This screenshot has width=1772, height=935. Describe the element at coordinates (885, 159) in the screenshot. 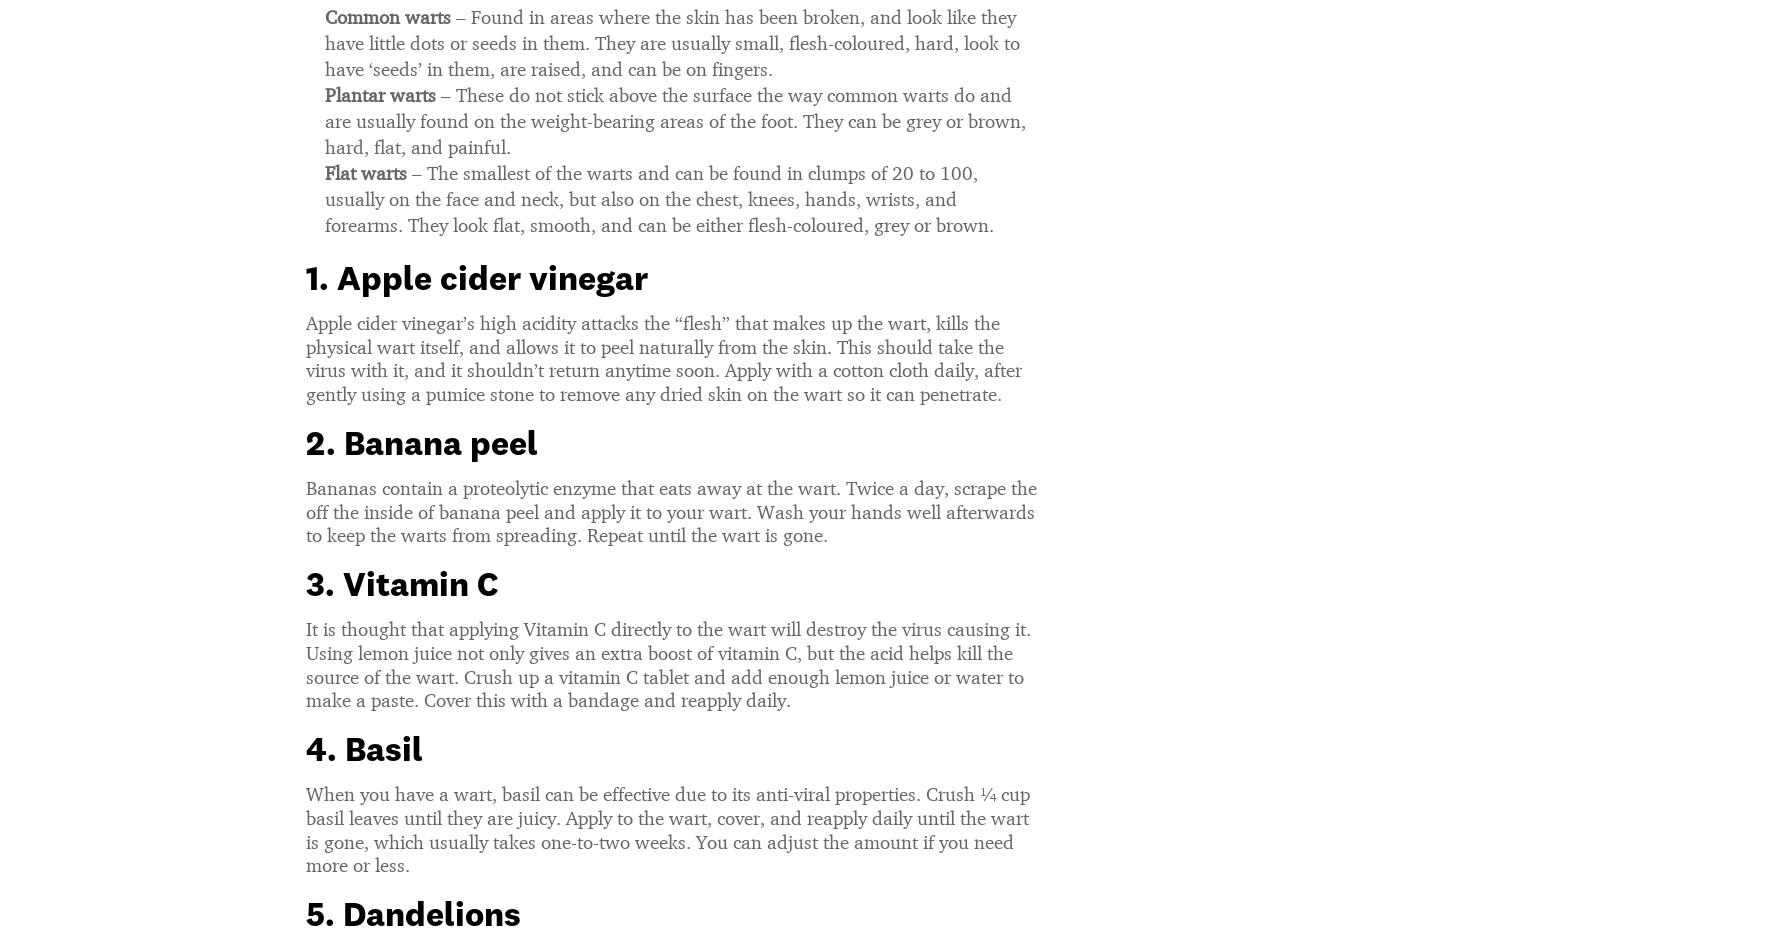

I see `'‘I Can Finally See A New Me’: Bindi Irwin’s Endometriosis Update'` at that location.